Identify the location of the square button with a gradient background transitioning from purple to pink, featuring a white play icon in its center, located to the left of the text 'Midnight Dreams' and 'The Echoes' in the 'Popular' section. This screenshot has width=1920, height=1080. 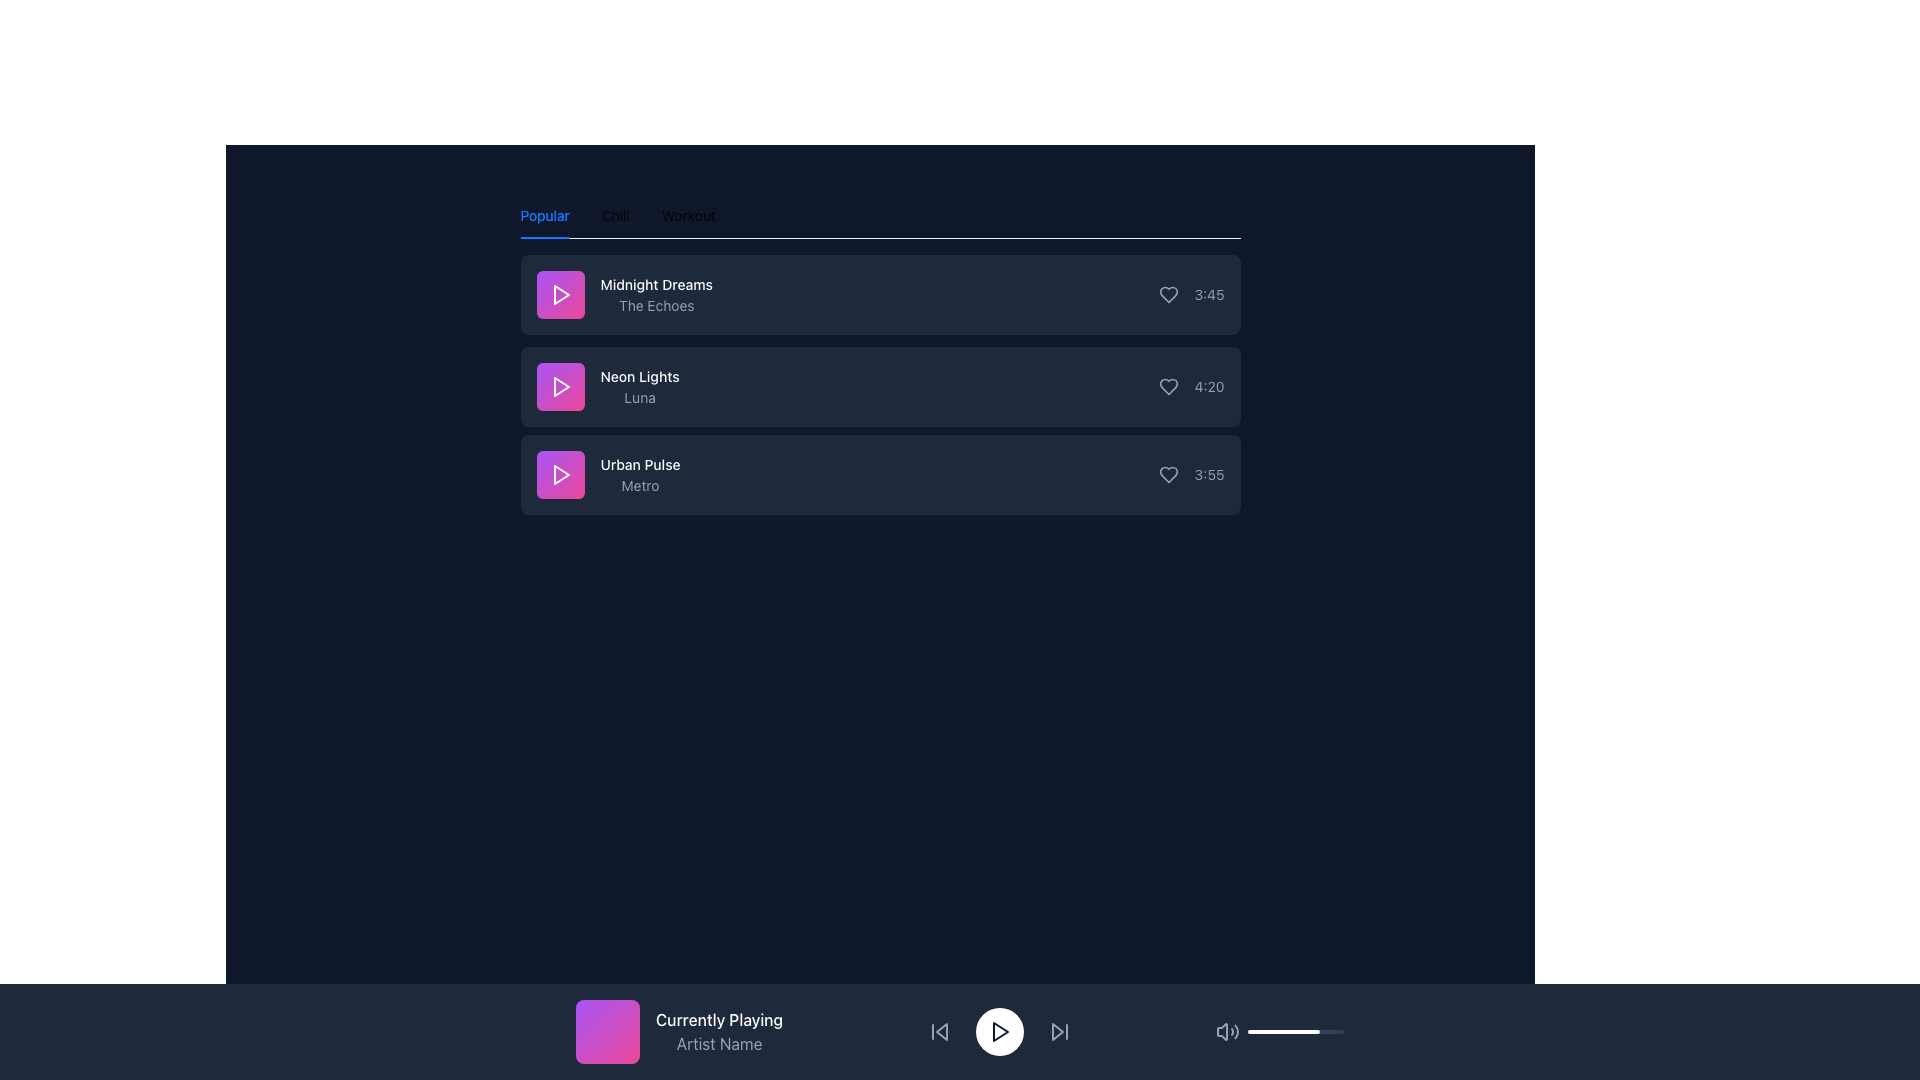
(560, 294).